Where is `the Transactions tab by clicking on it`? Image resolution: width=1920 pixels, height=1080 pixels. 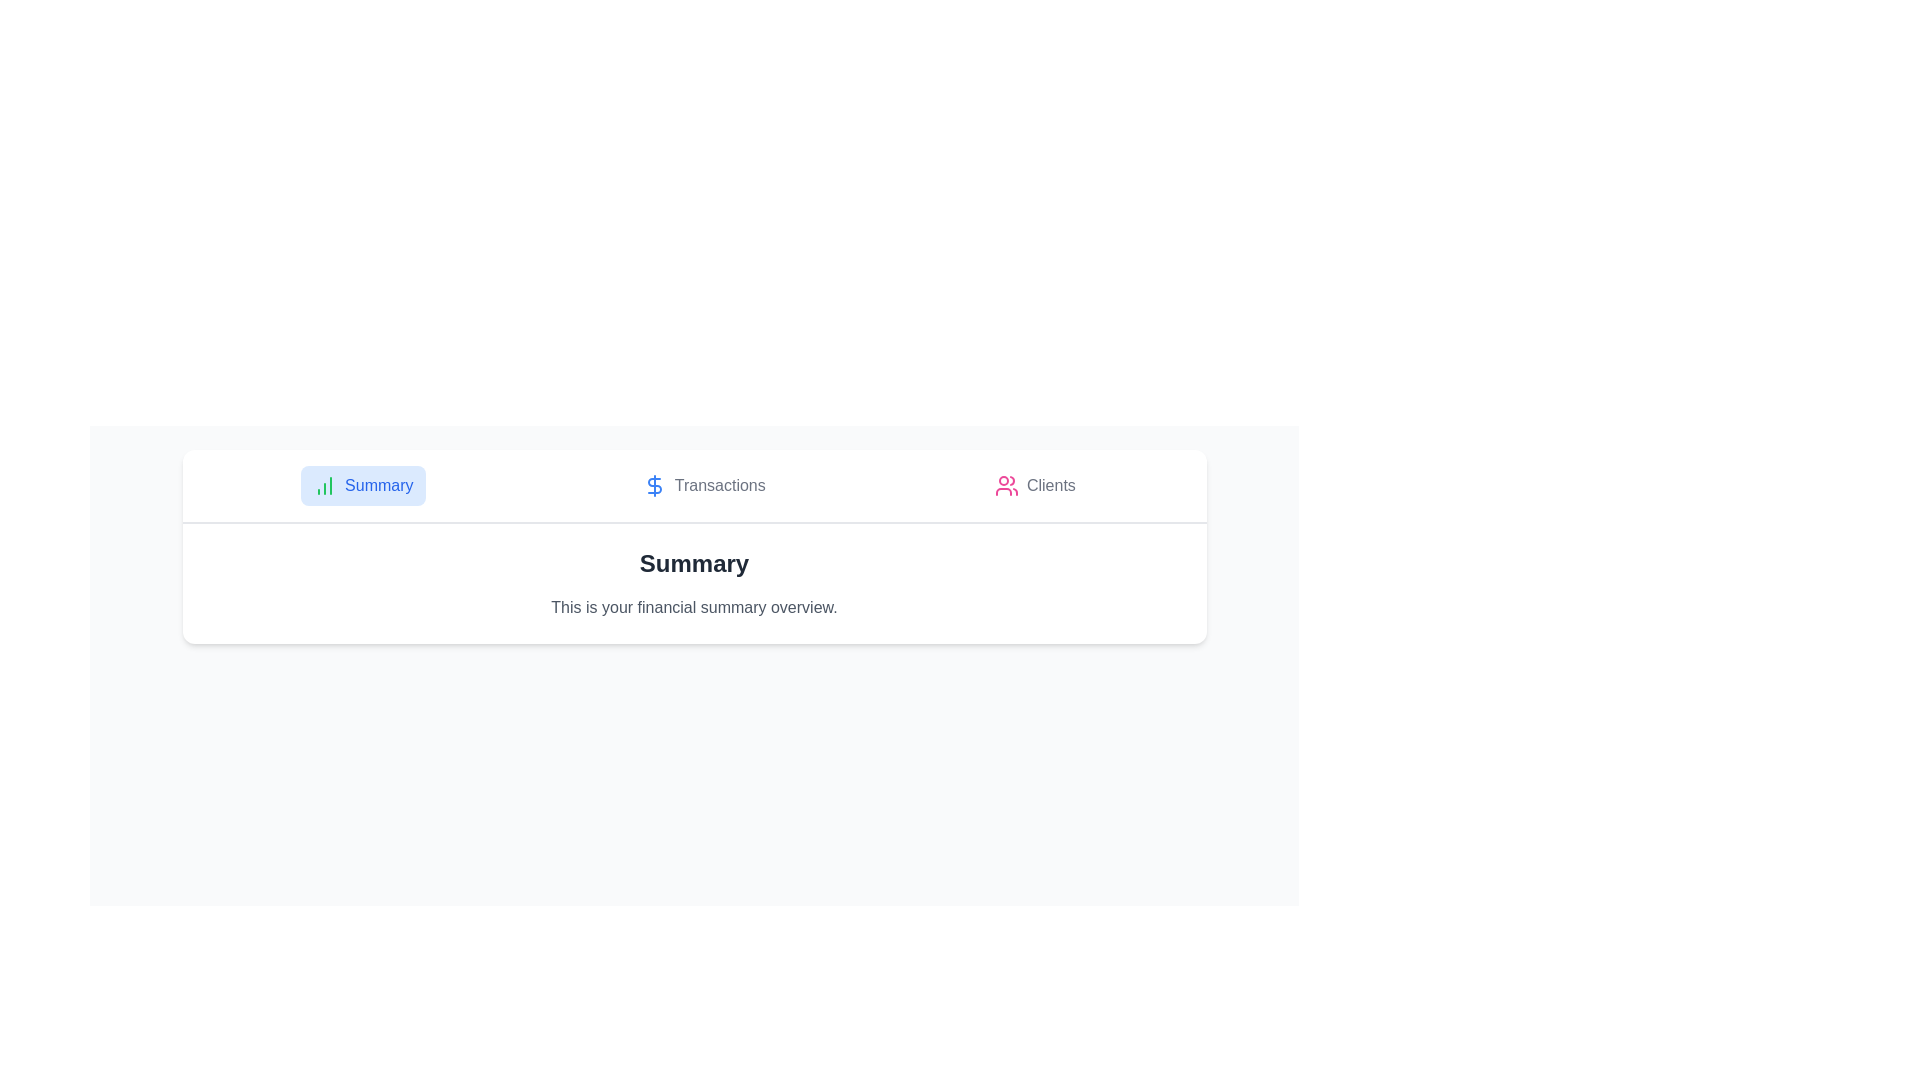 the Transactions tab by clicking on it is located at coordinates (704, 486).